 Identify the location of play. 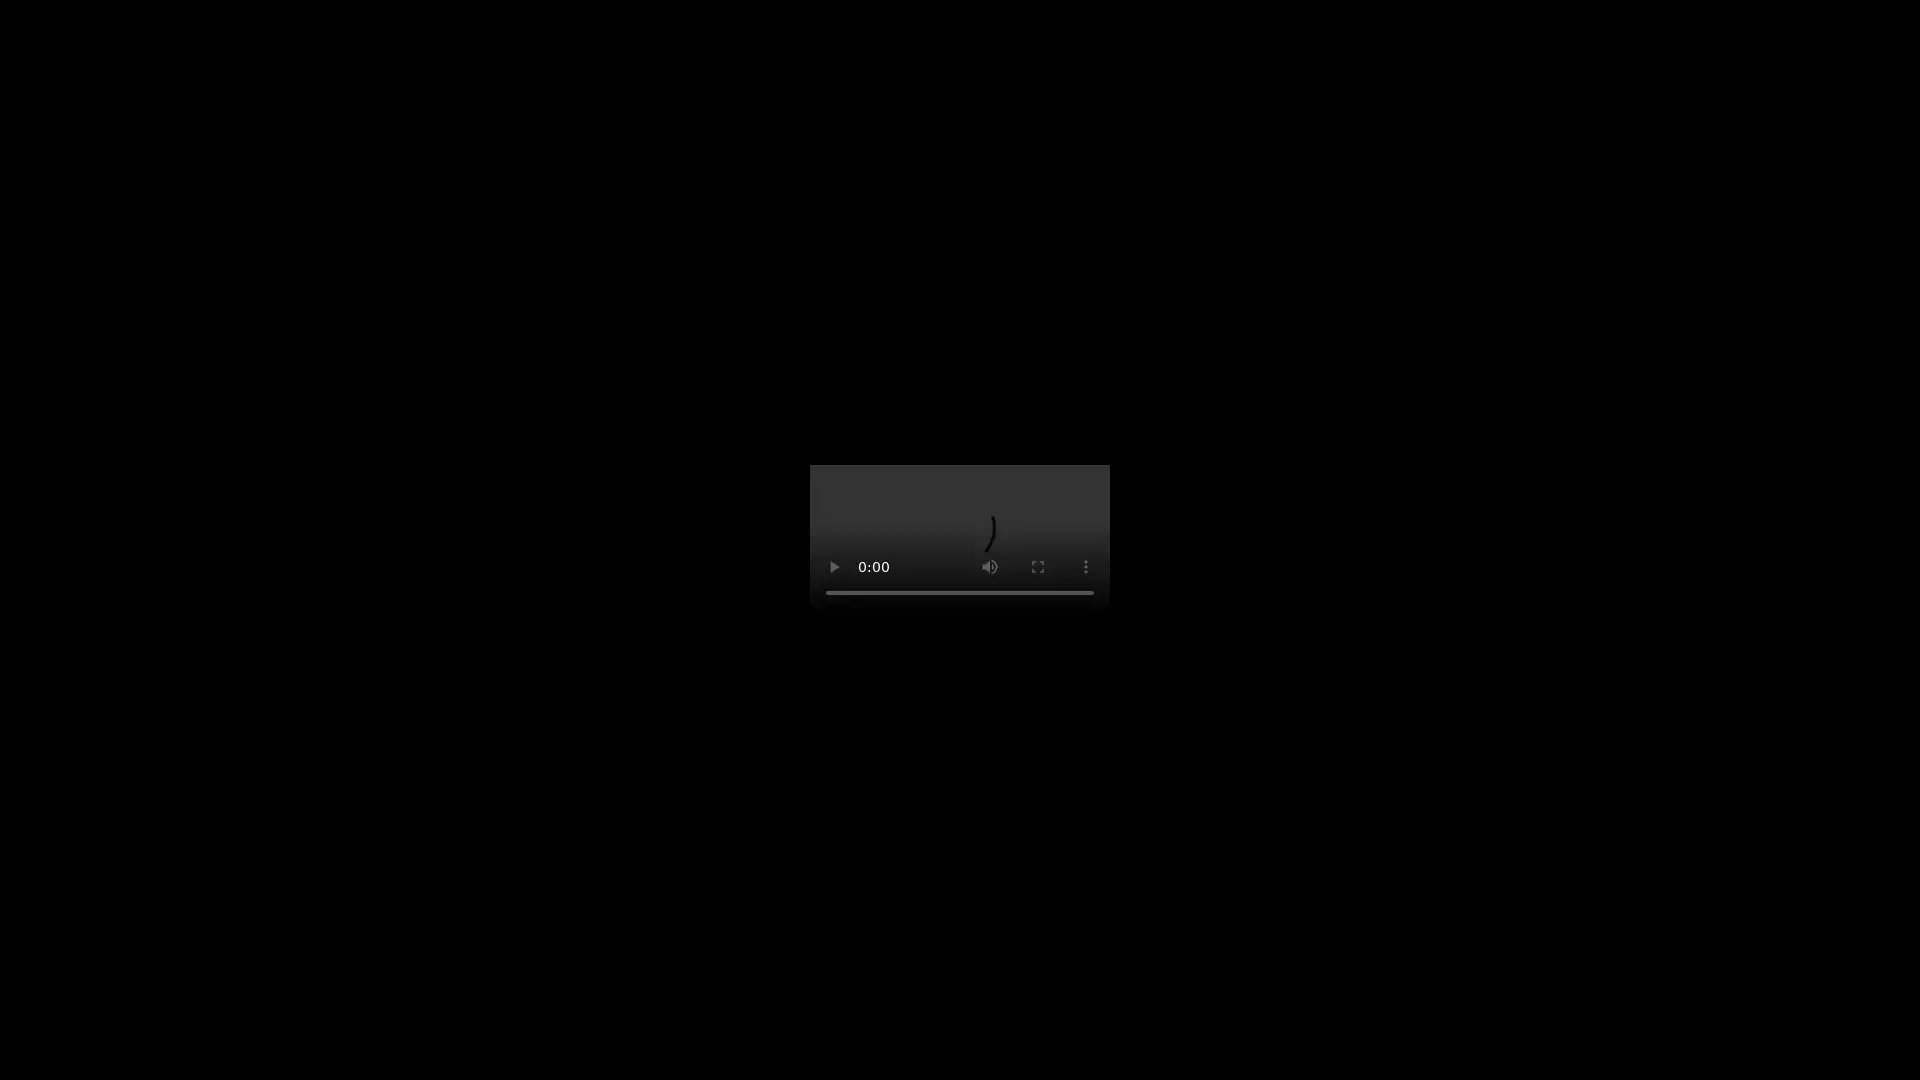
(834, 567).